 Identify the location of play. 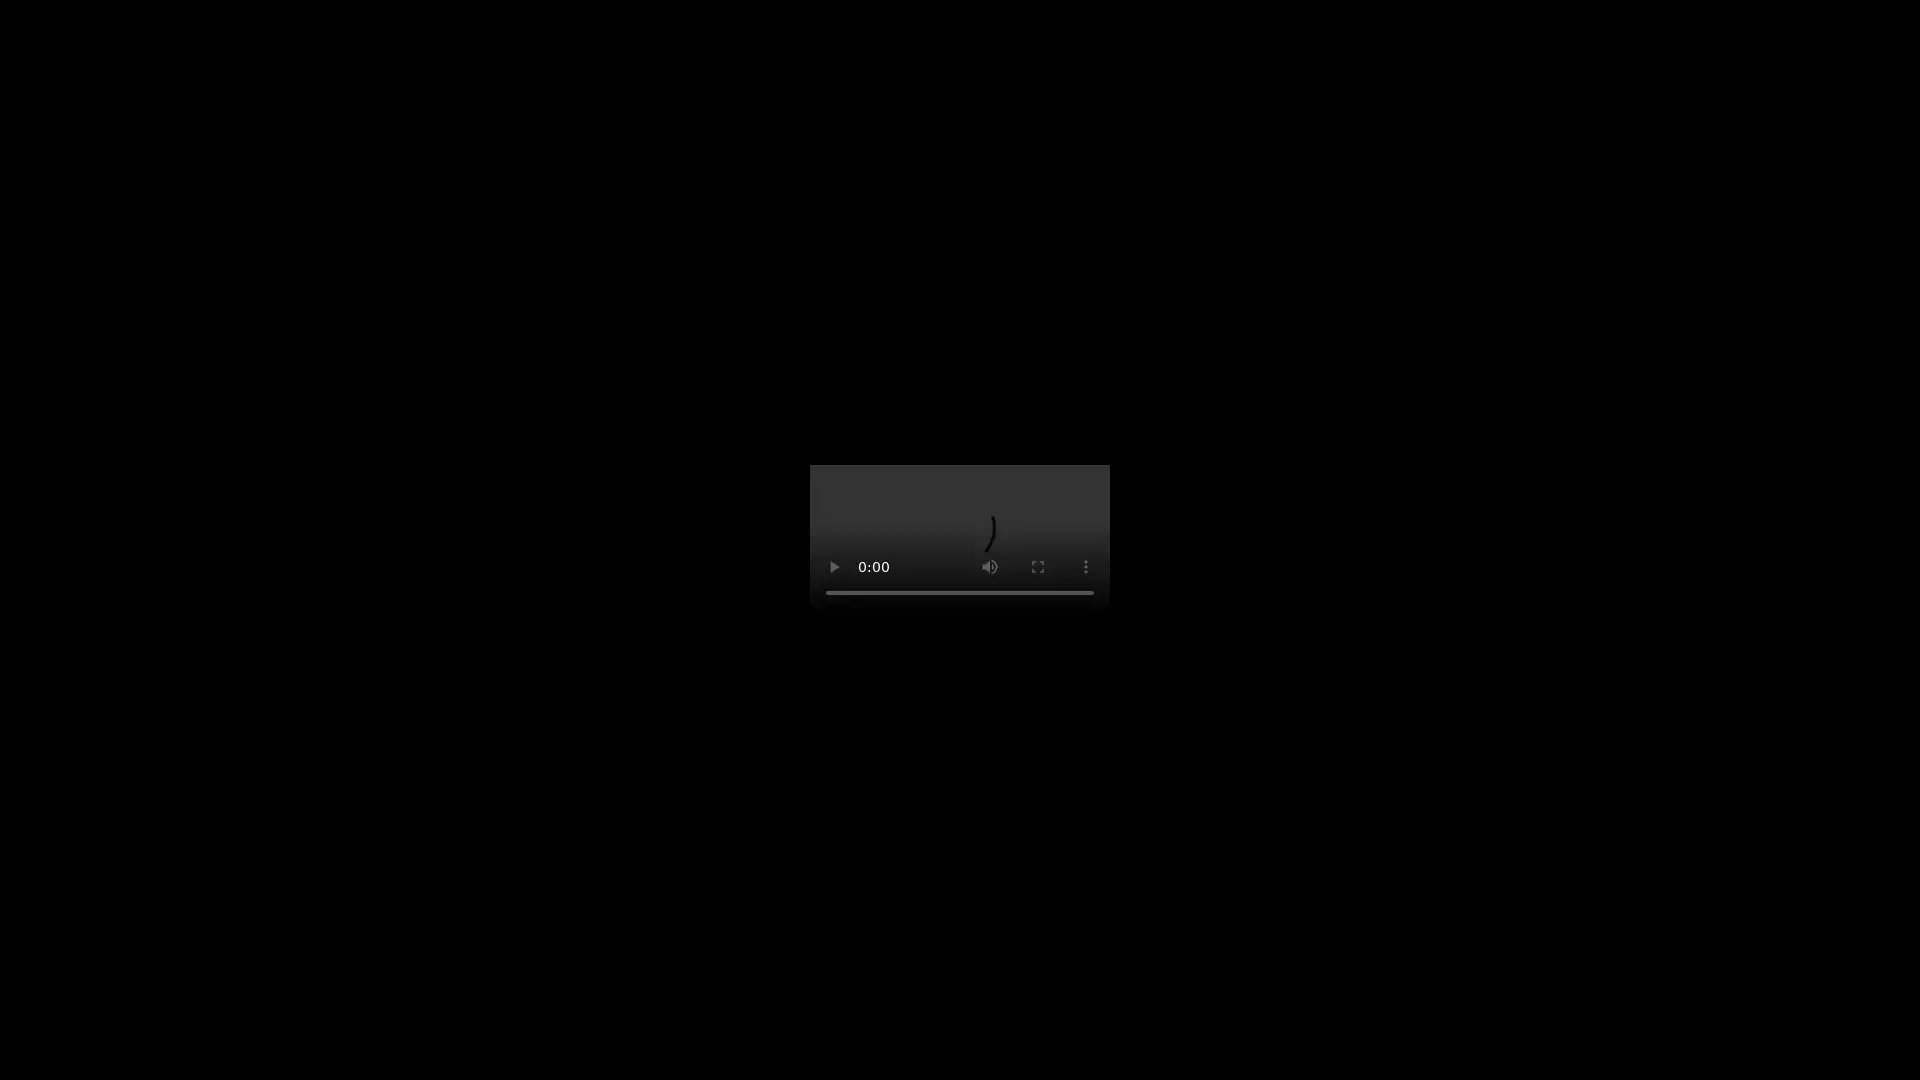
(834, 567).